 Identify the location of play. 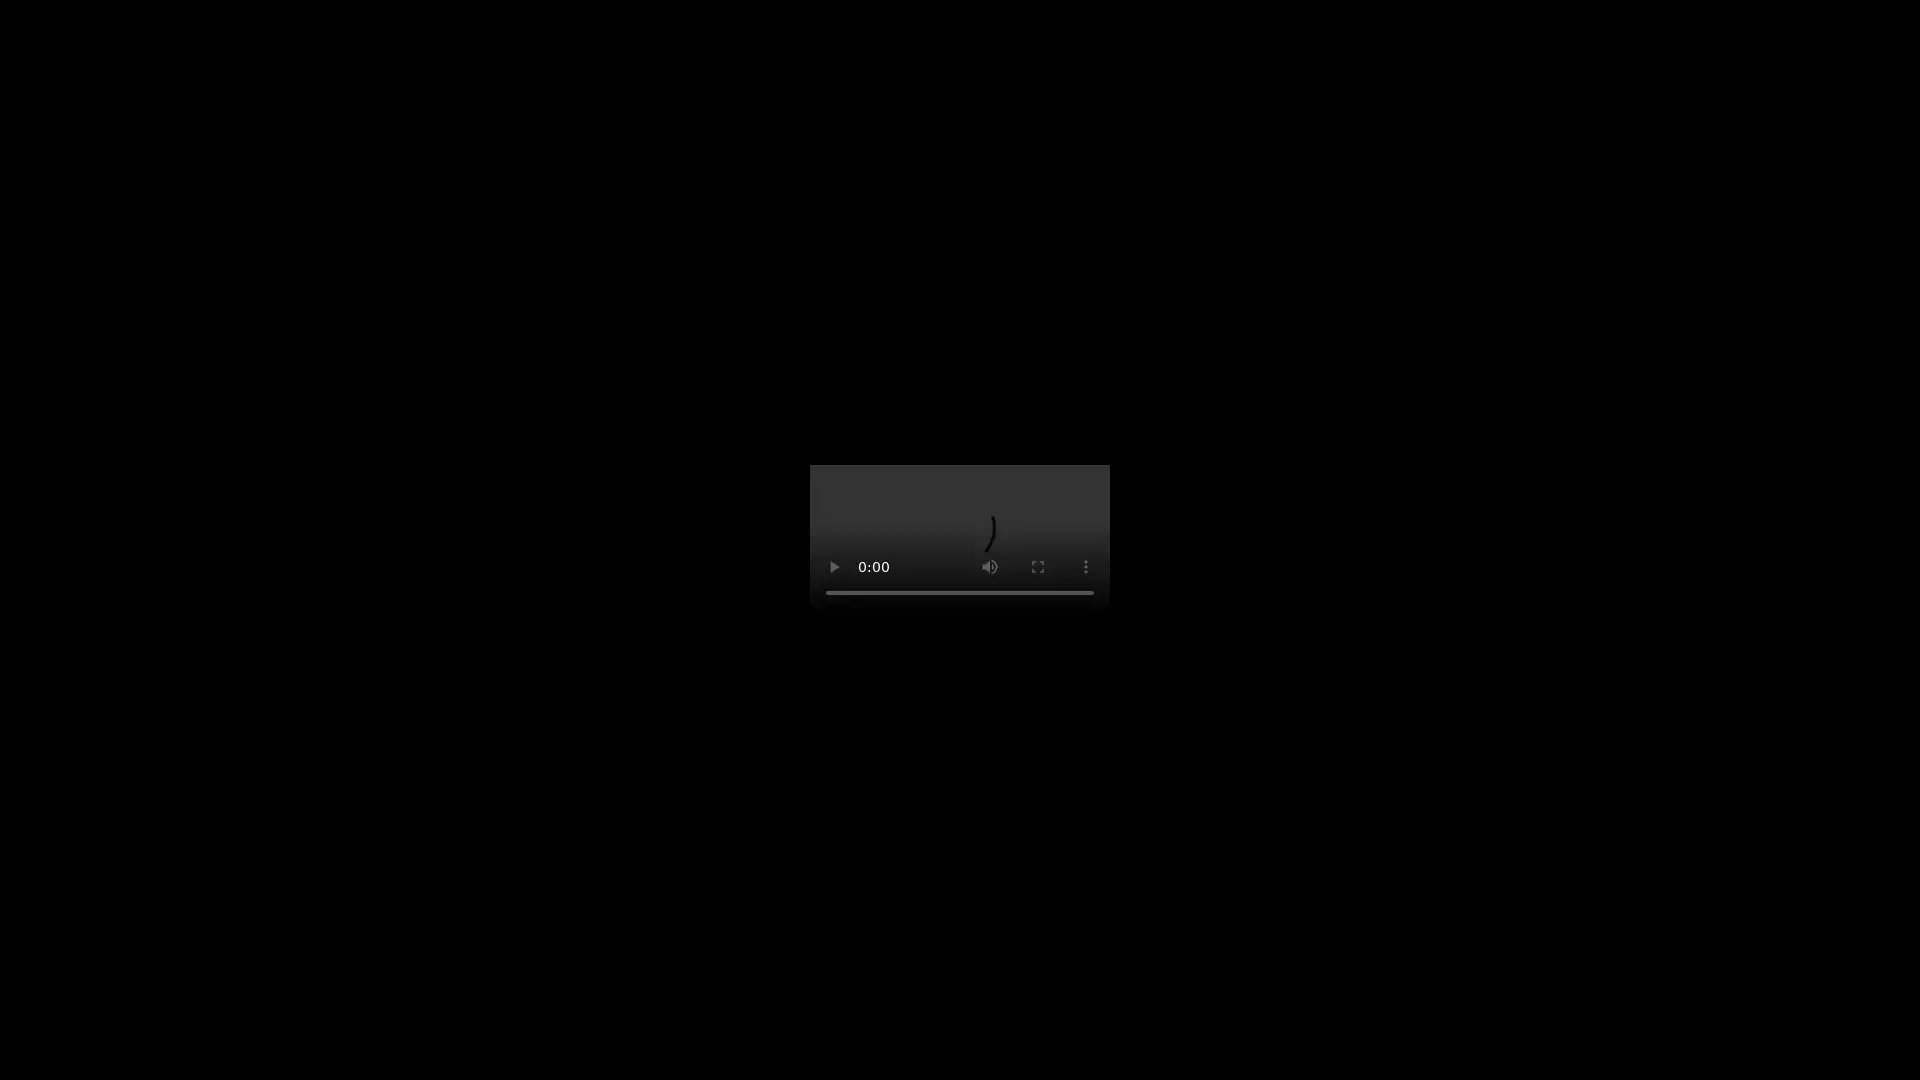
(834, 567).